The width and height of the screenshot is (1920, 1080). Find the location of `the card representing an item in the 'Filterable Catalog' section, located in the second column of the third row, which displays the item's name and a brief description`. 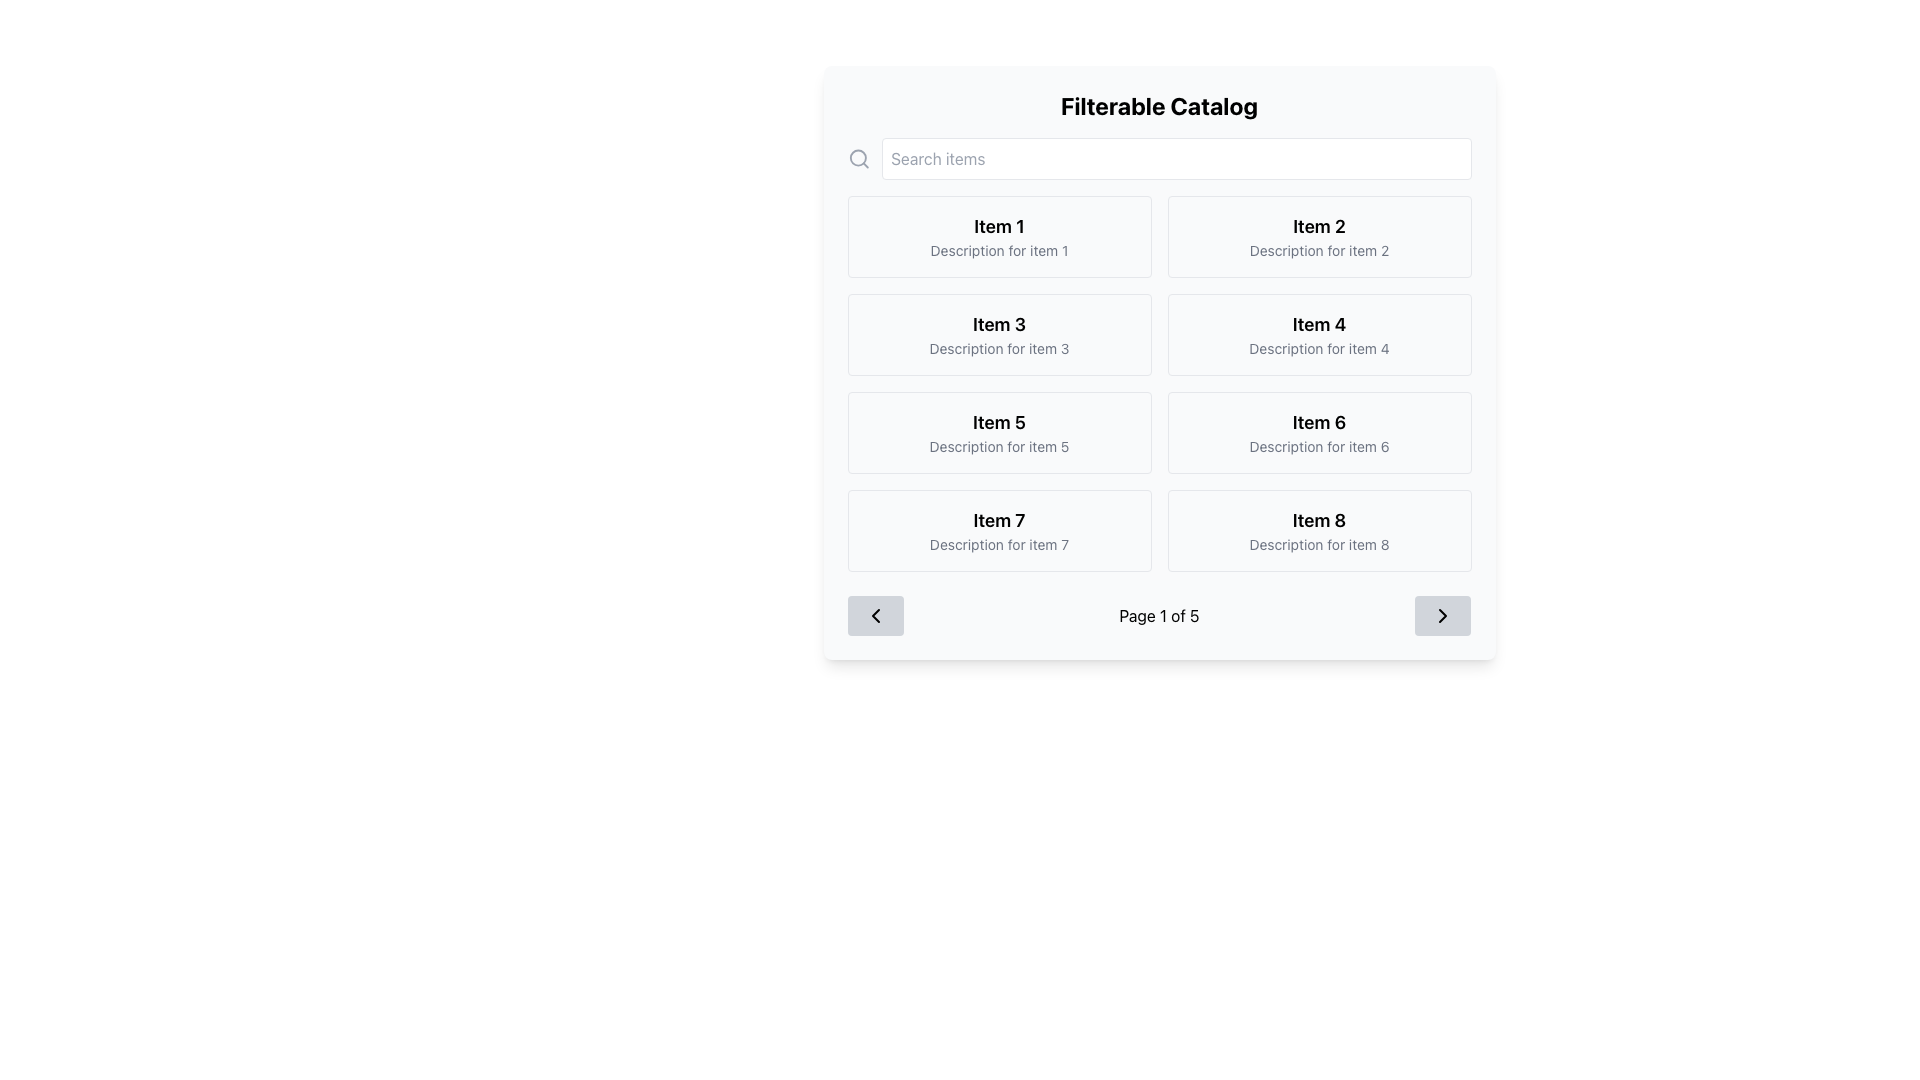

the card representing an item in the 'Filterable Catalog' section, located in the second column of the third row, which displays the item's name and a brief description is located at coordinates (1319, 431).